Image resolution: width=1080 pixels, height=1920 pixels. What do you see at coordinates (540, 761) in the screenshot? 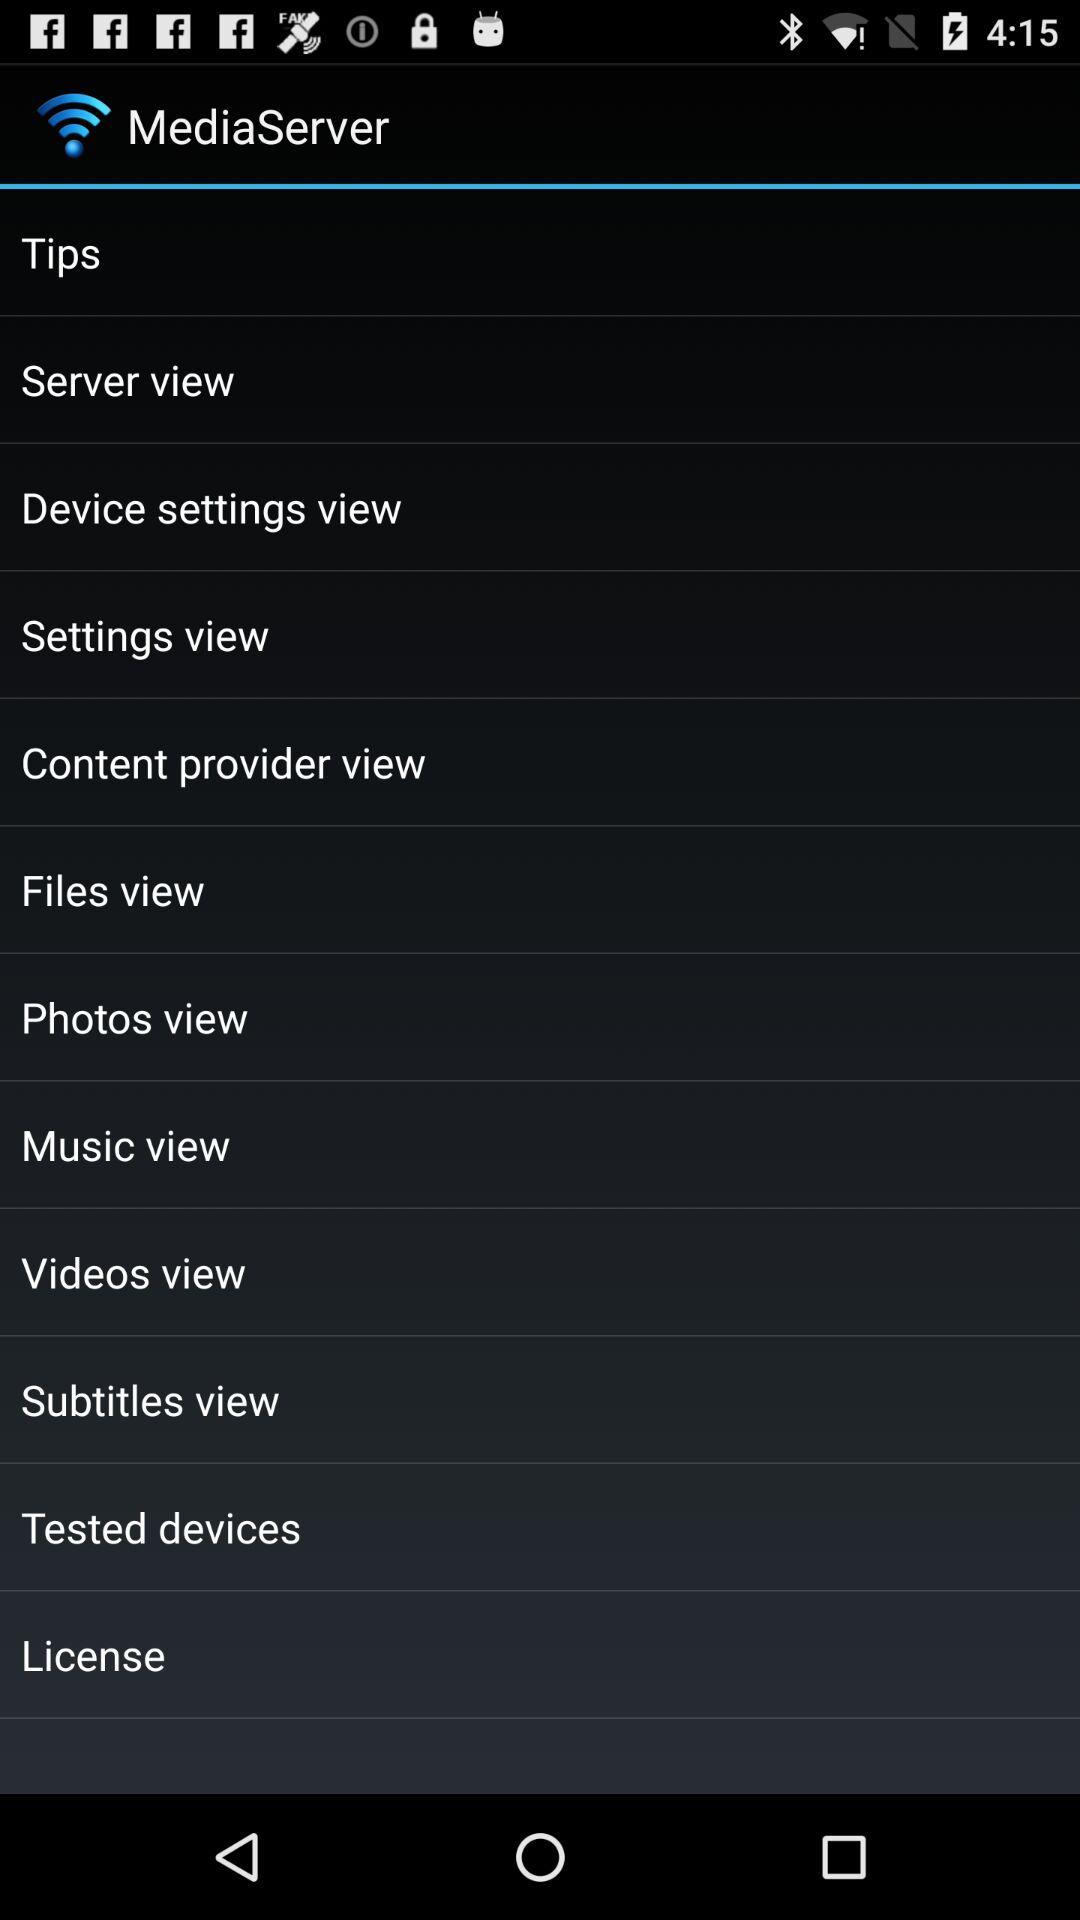
I see `item above the files view item` at bounding box center [540, 761].